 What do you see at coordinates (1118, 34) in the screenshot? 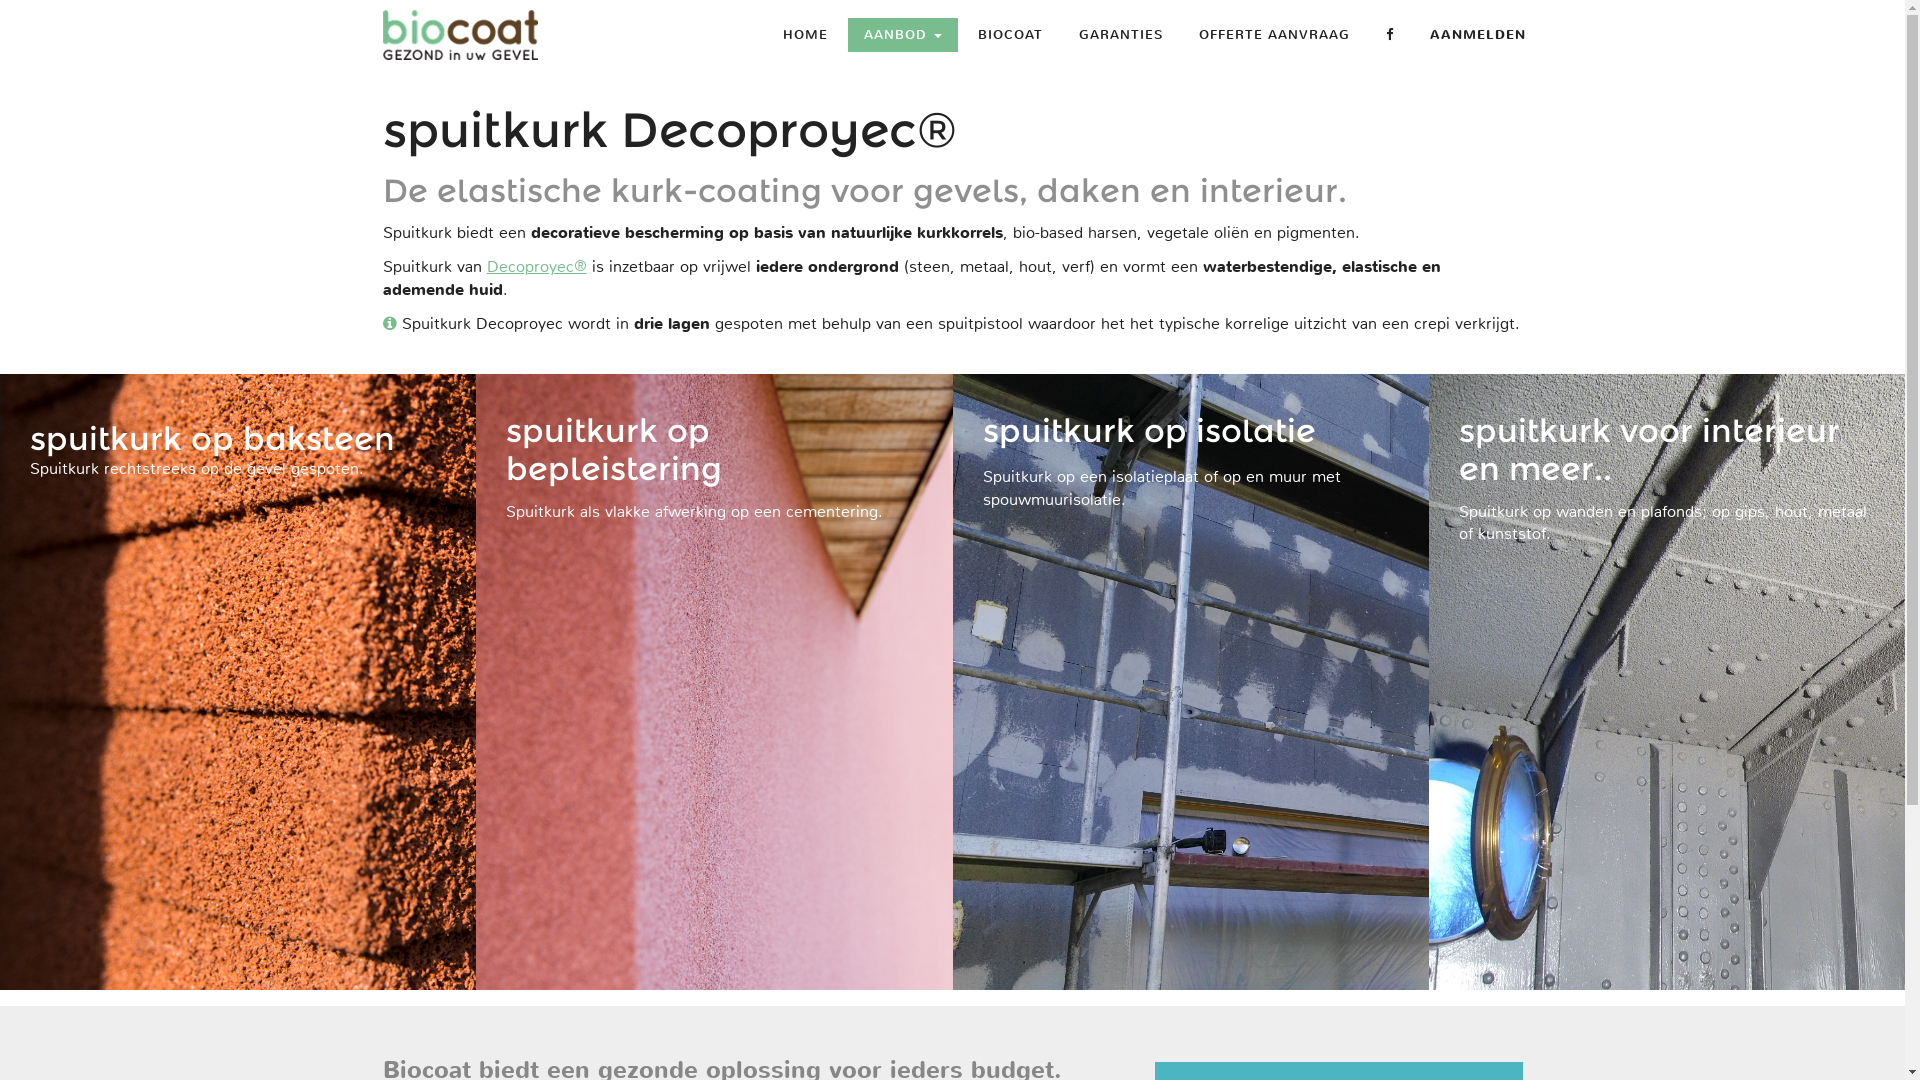
I see `'GARANTIES'` at bounding box center [1118, 34].